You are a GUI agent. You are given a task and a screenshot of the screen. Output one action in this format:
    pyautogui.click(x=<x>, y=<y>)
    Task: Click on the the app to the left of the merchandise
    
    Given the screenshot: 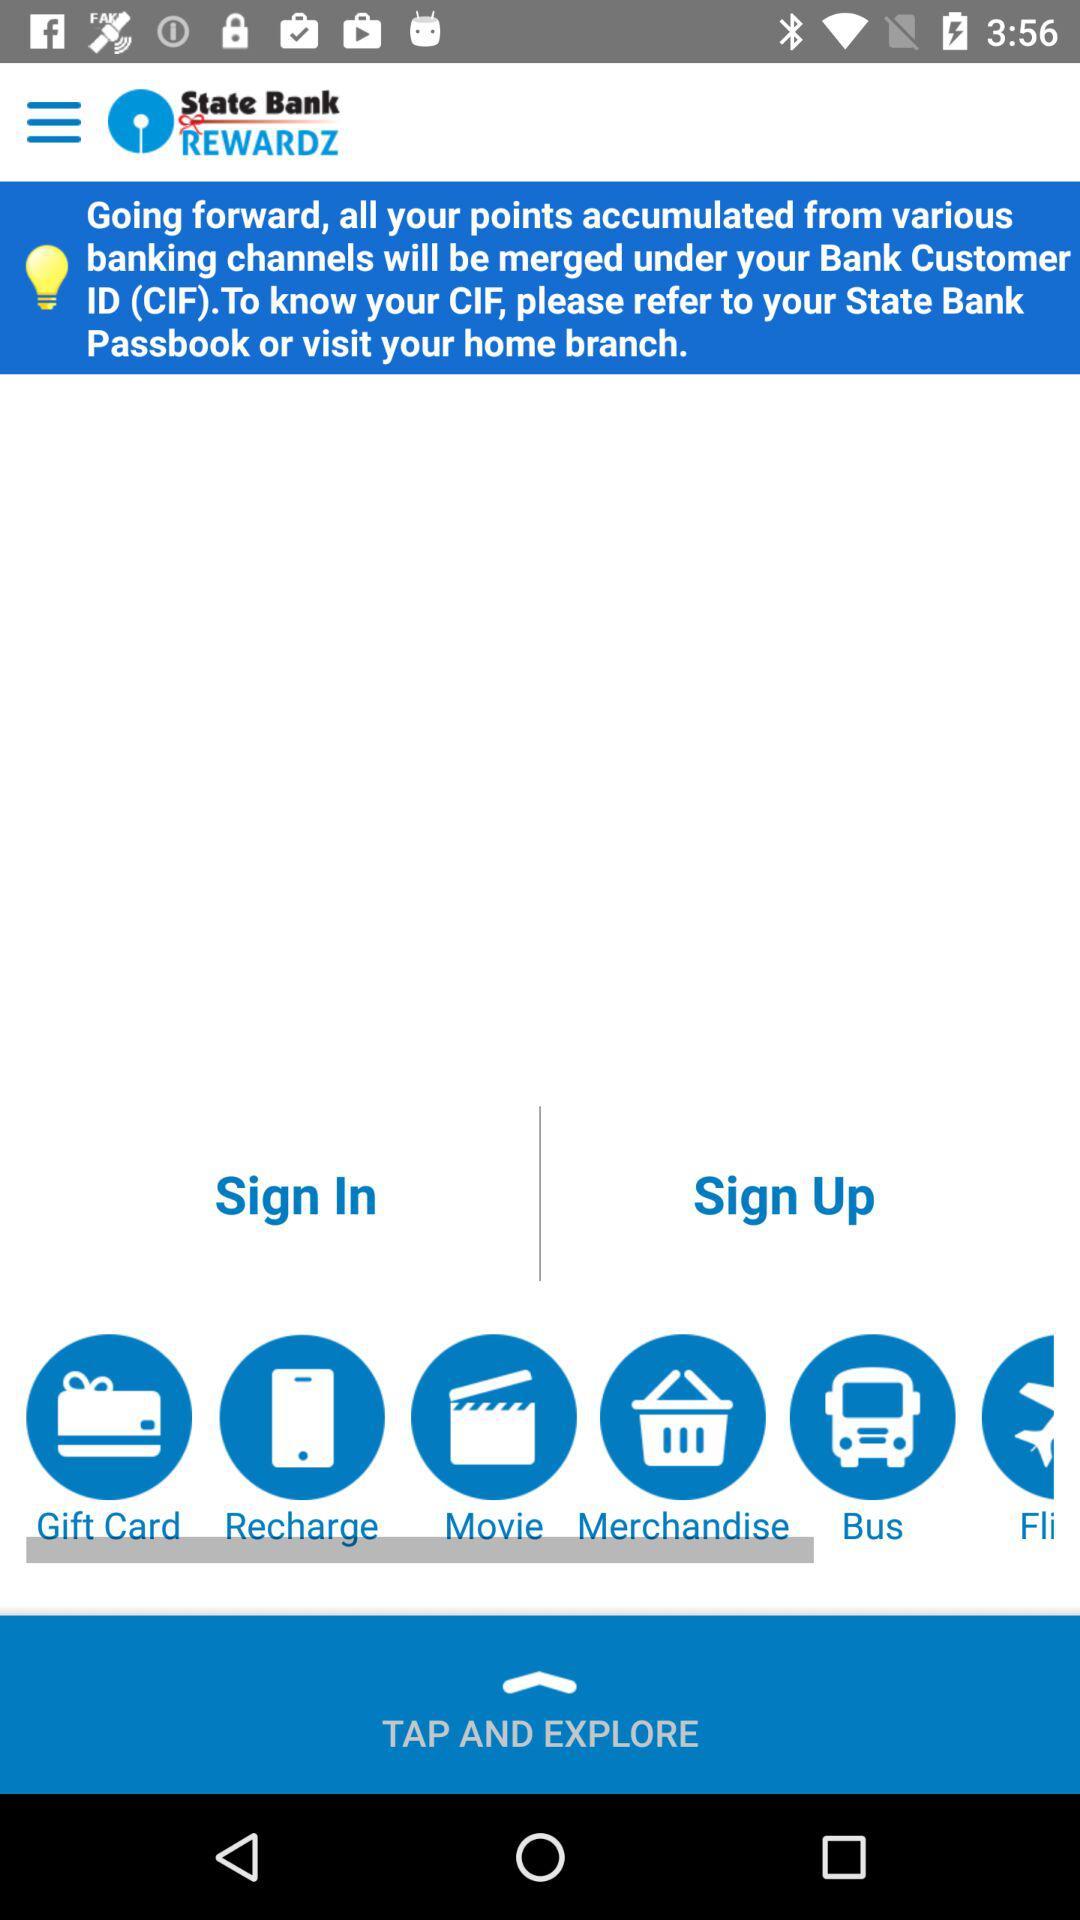 What is the action you would take?
    pyautogui.click(x=493, y=1441)
    